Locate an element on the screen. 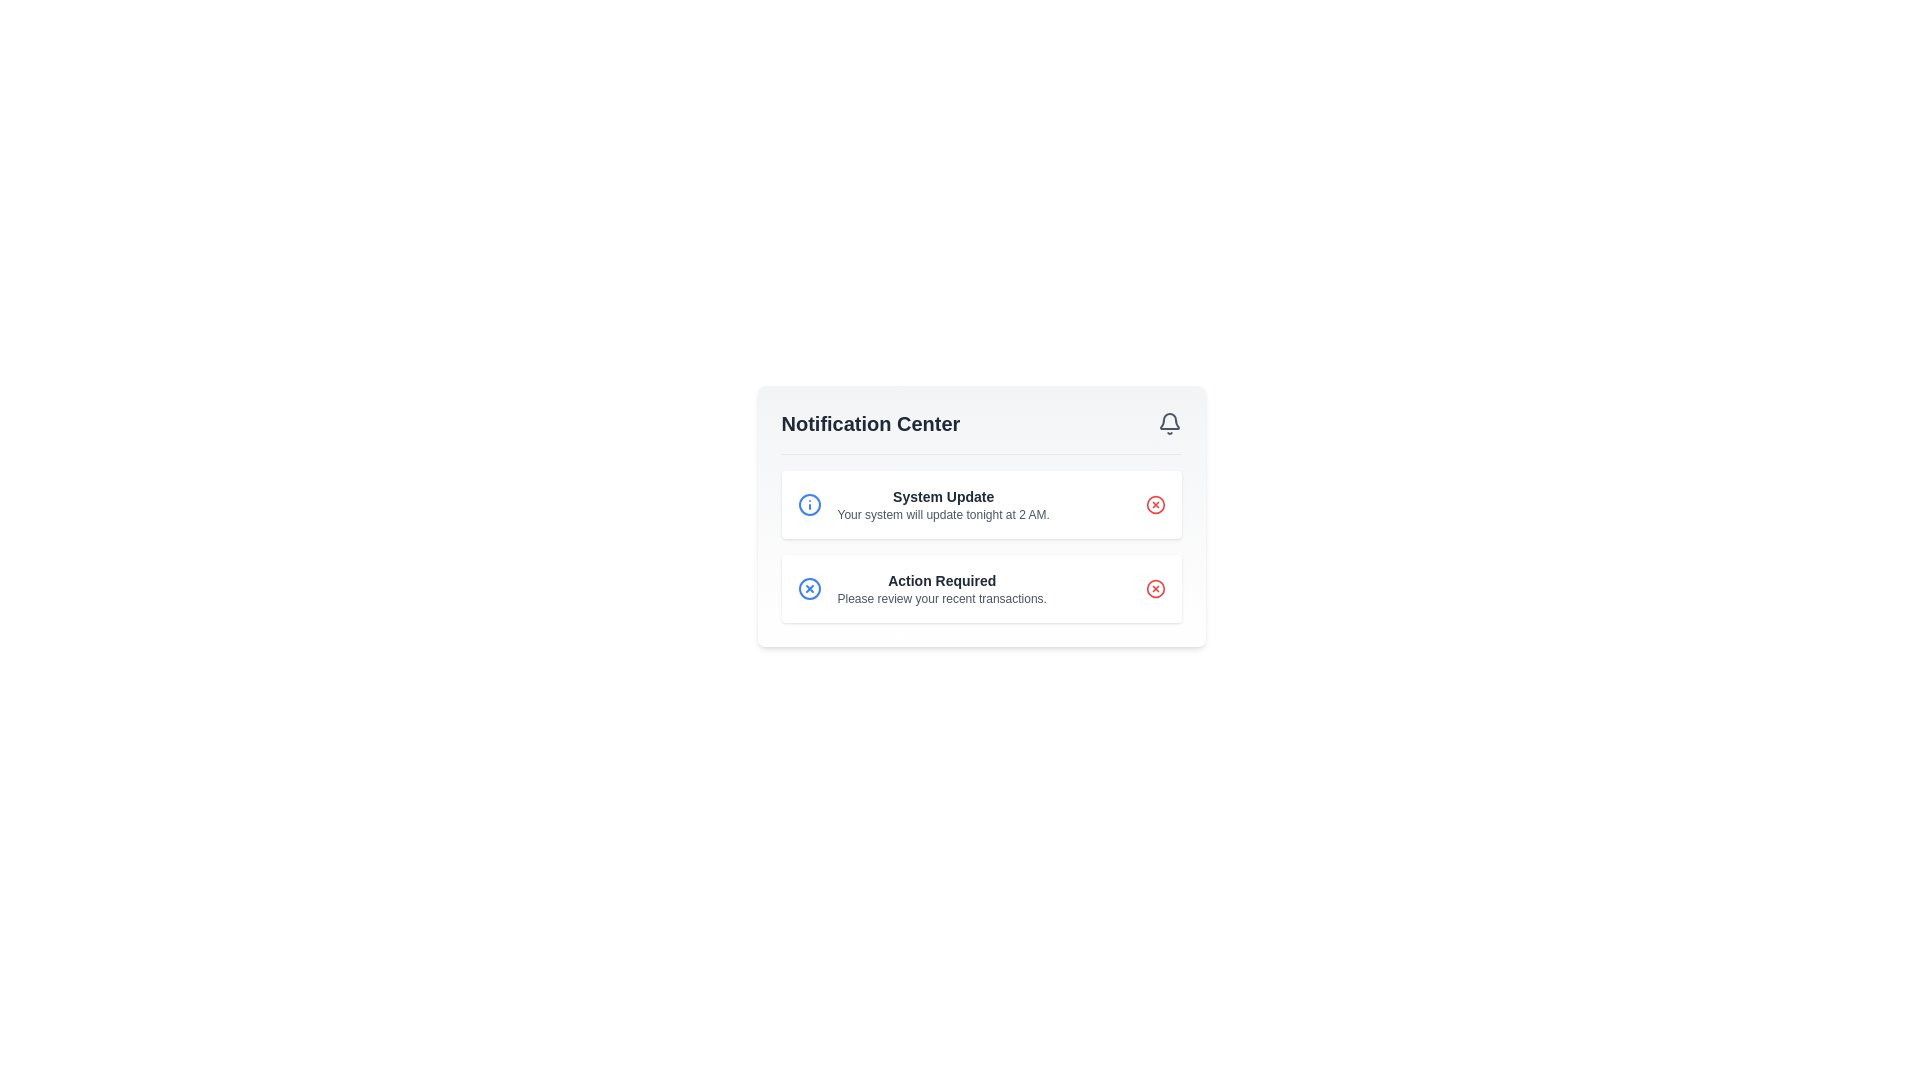 The image size is (1920, 1080). the innermost icon in the 'System Update' notification block located in the left section of the Notification Center interface is located at coordinates (809, 504).